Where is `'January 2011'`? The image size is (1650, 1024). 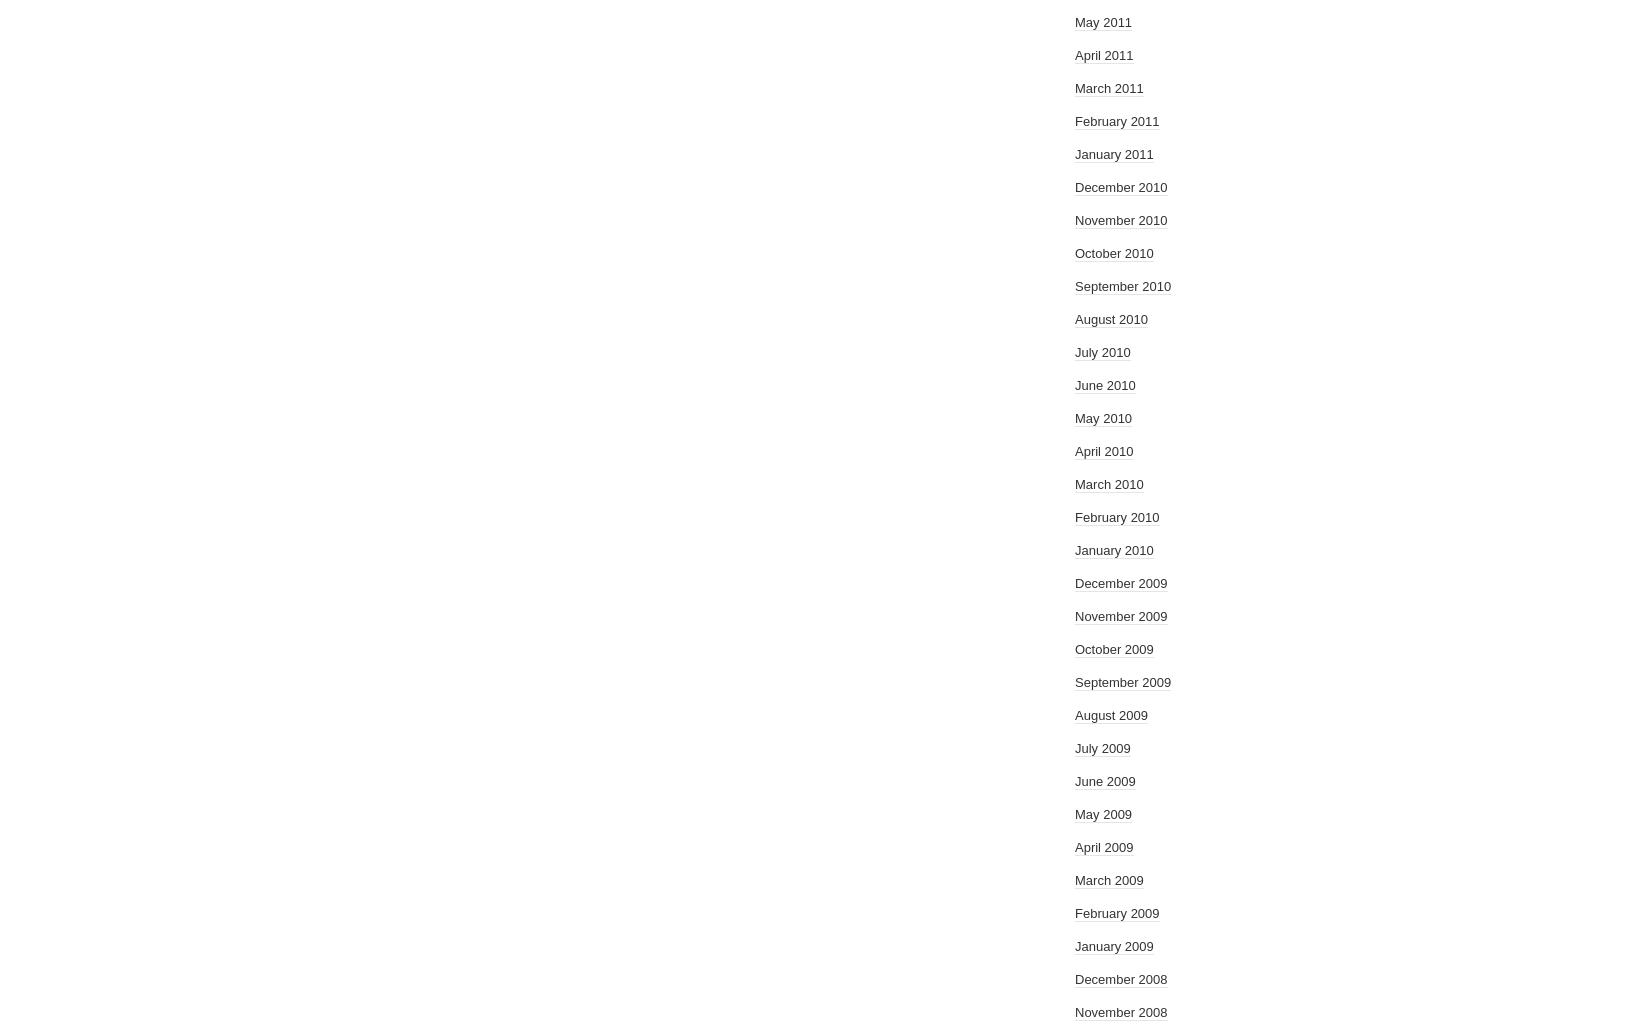 'January 2011' is located at coordinates (1114, 153).